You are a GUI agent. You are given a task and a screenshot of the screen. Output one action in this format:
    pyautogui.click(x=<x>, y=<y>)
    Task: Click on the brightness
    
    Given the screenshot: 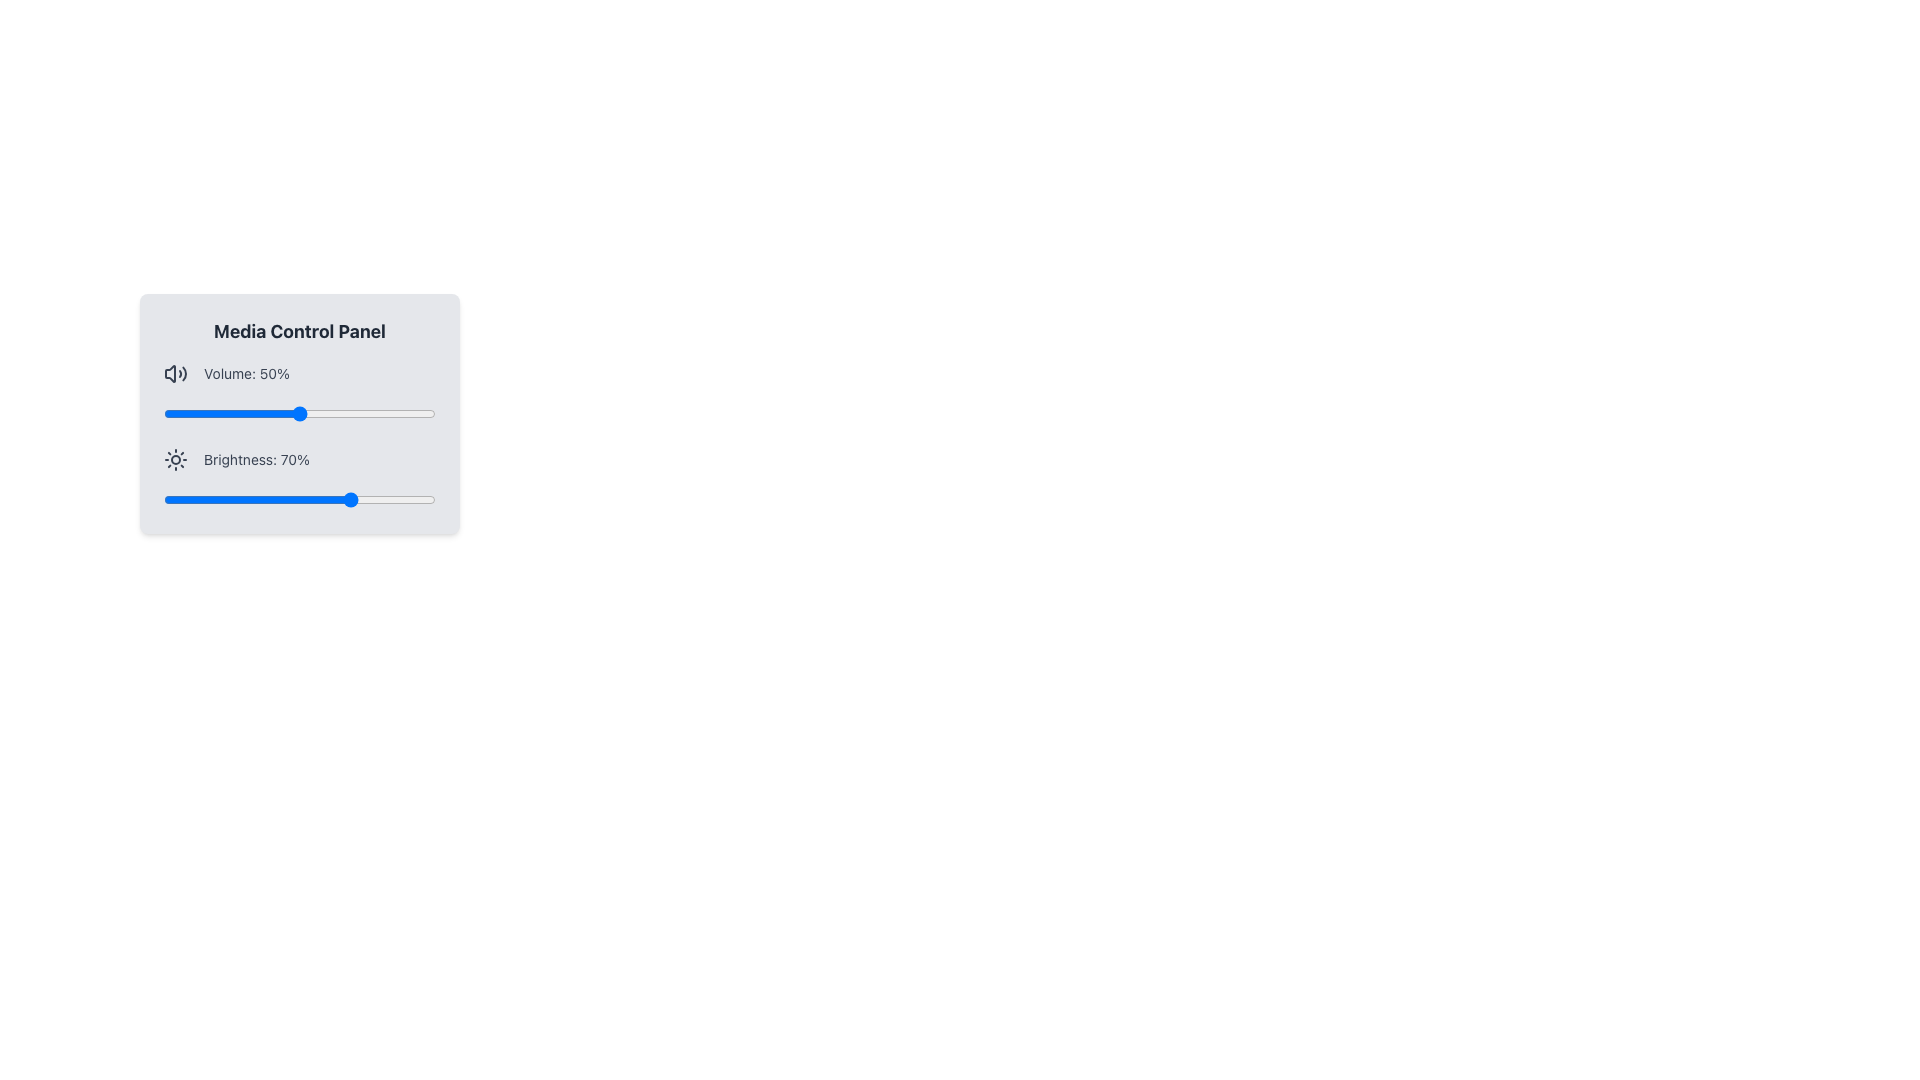 What is the action you would take?
    pyautogui.click(x=274, y=499)
    